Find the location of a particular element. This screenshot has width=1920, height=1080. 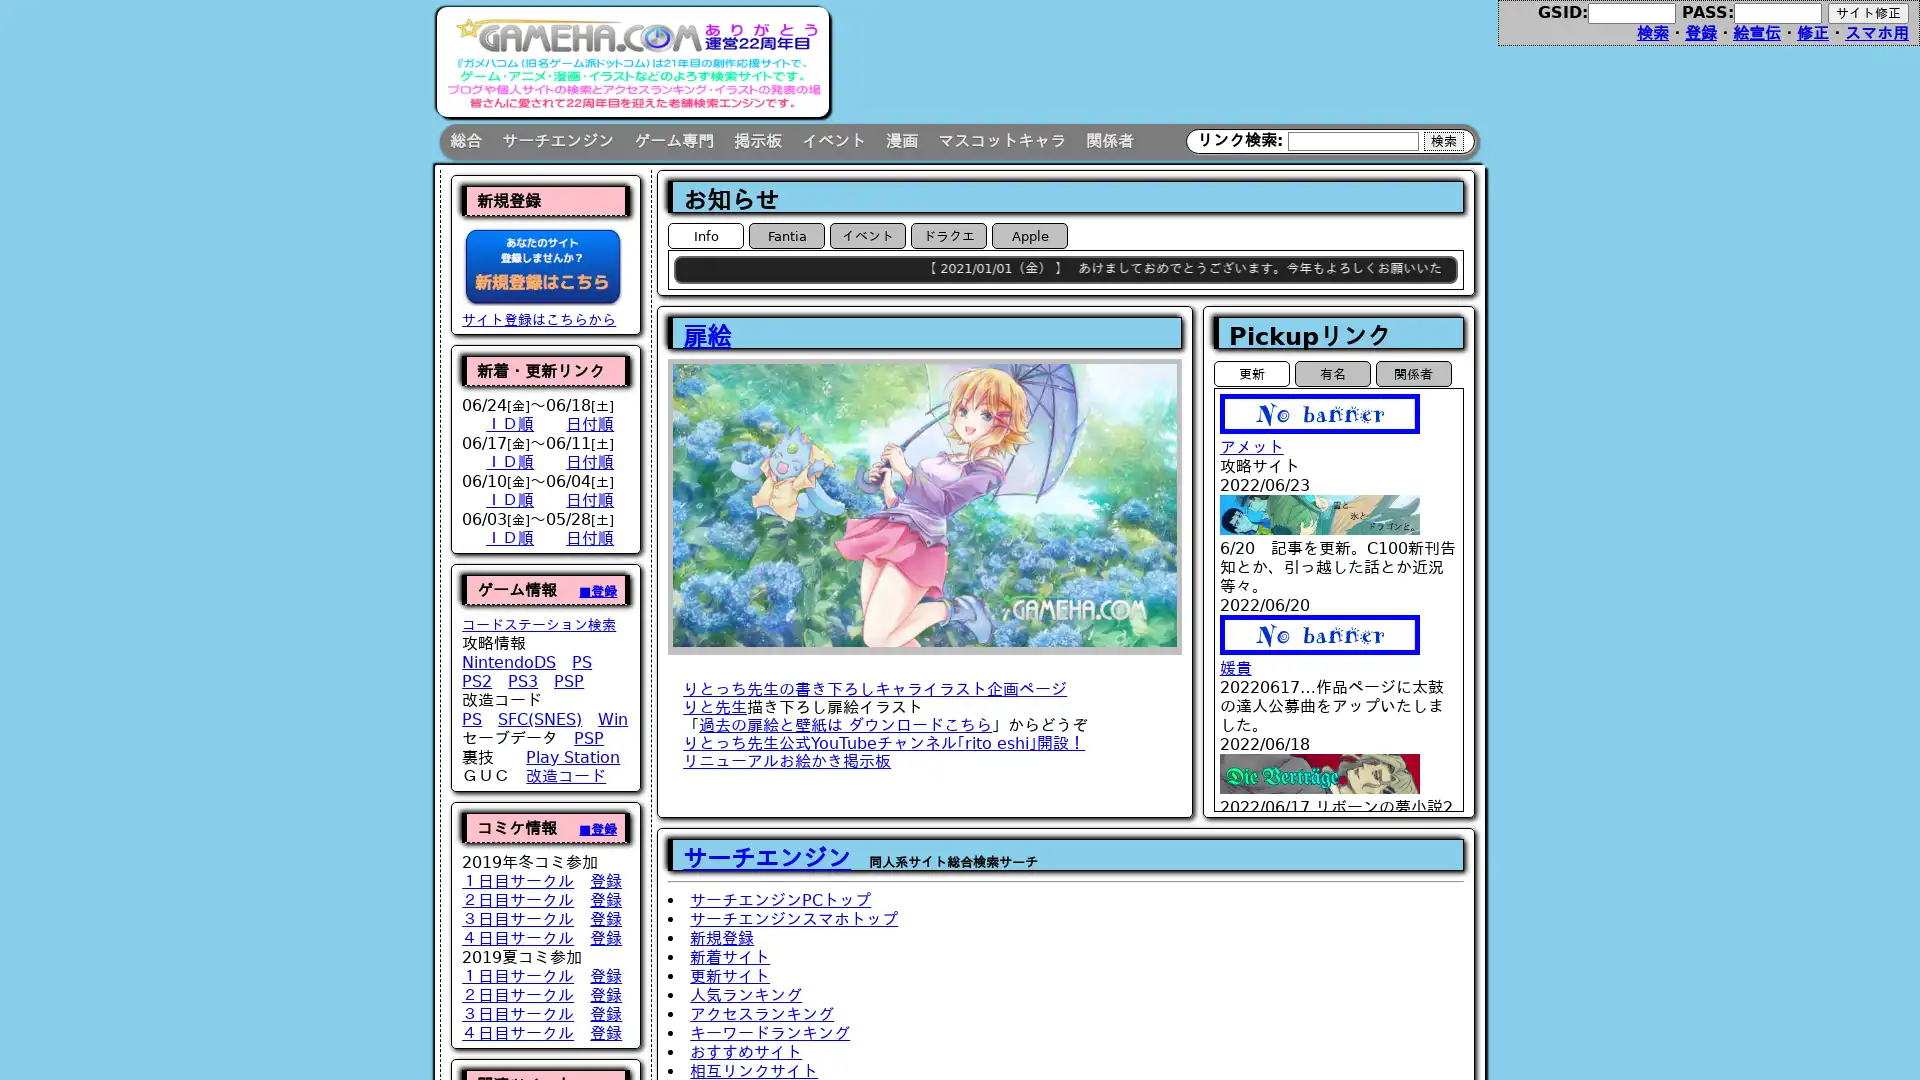

Info is located at coordinates (705, 234).